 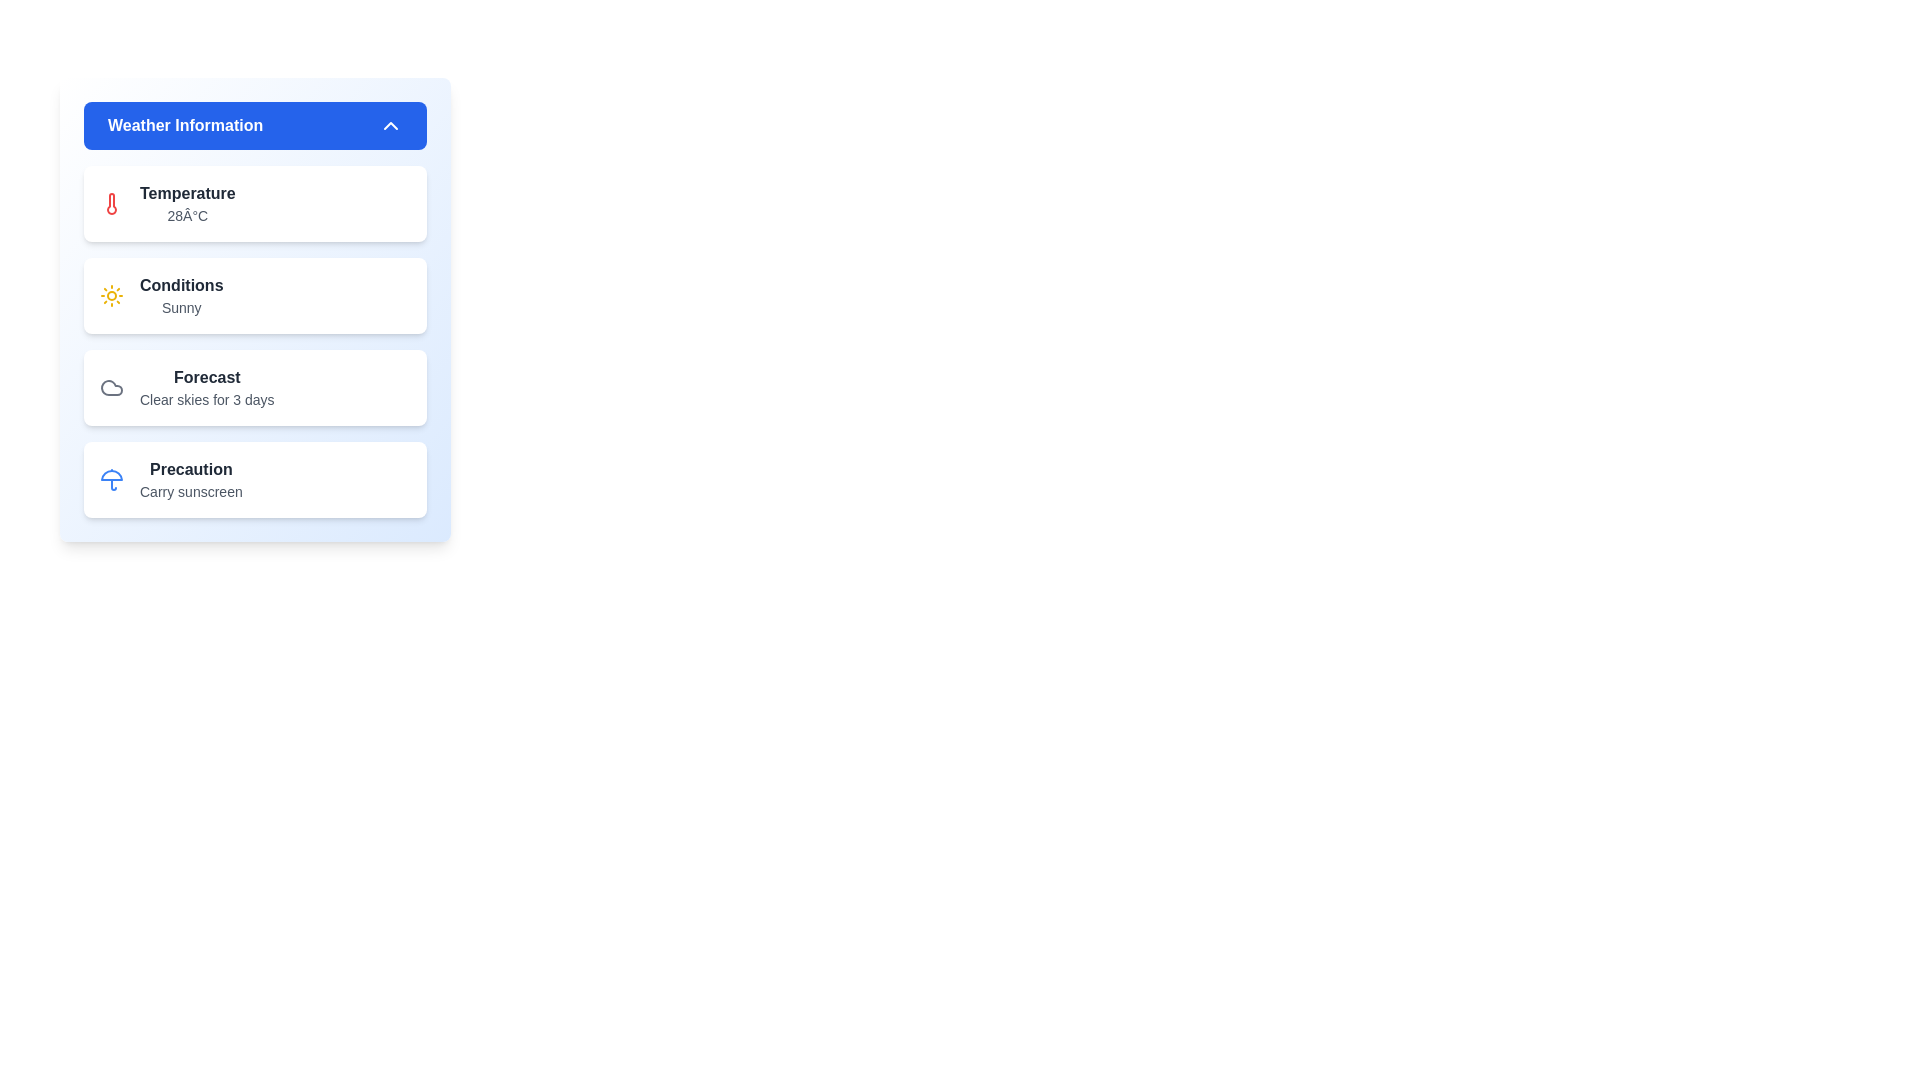 What do you see at coordinates (206, 378) in the screenshot?
I see `the text label that serves as a header for the weather forecast section, located above the text 'Clear skies for 3 days' and adjacent to a cloud icon` at bounding box center [206, 378].